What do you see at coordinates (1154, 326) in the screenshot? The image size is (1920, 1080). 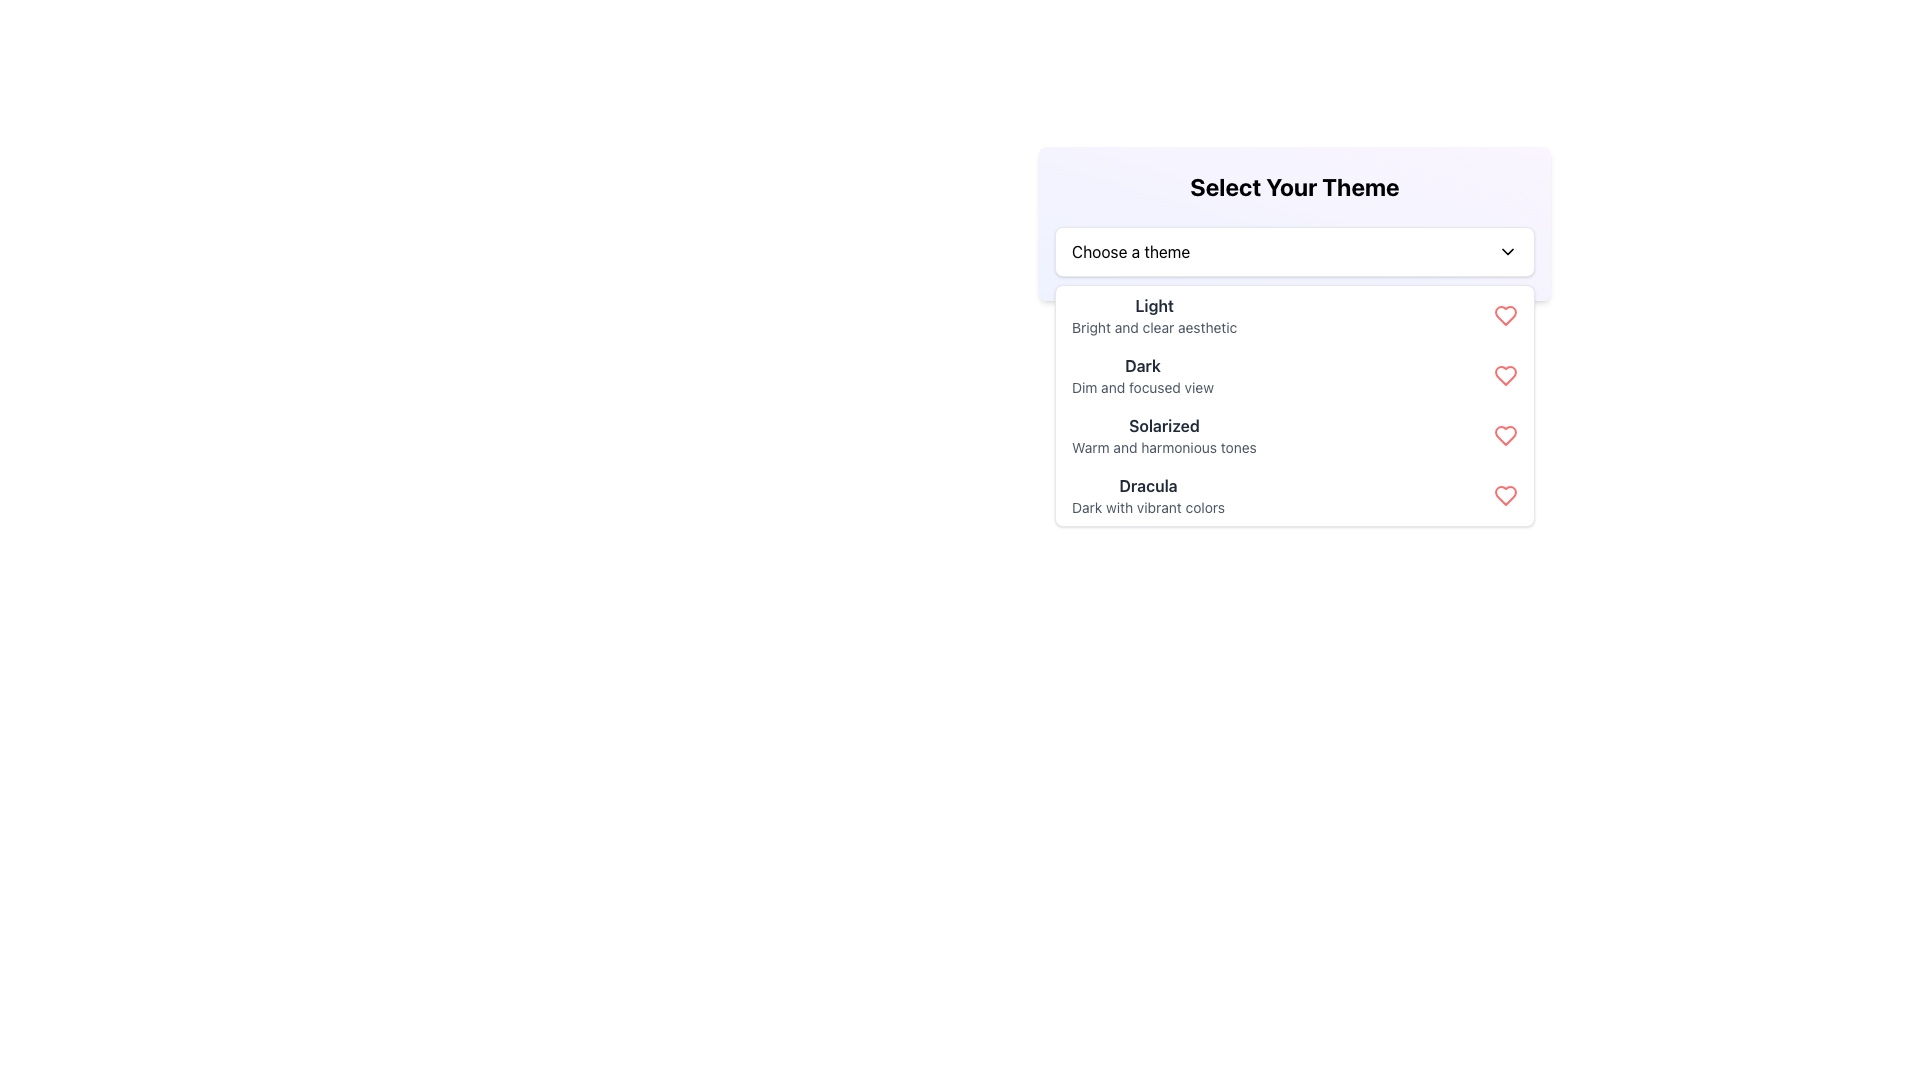 I see `the text label reading 'Bright and clear aesthetic', which is styled in gray and located directly below the 'Light' theme option in the dropdown menu` at bounding box center [1154, 326].